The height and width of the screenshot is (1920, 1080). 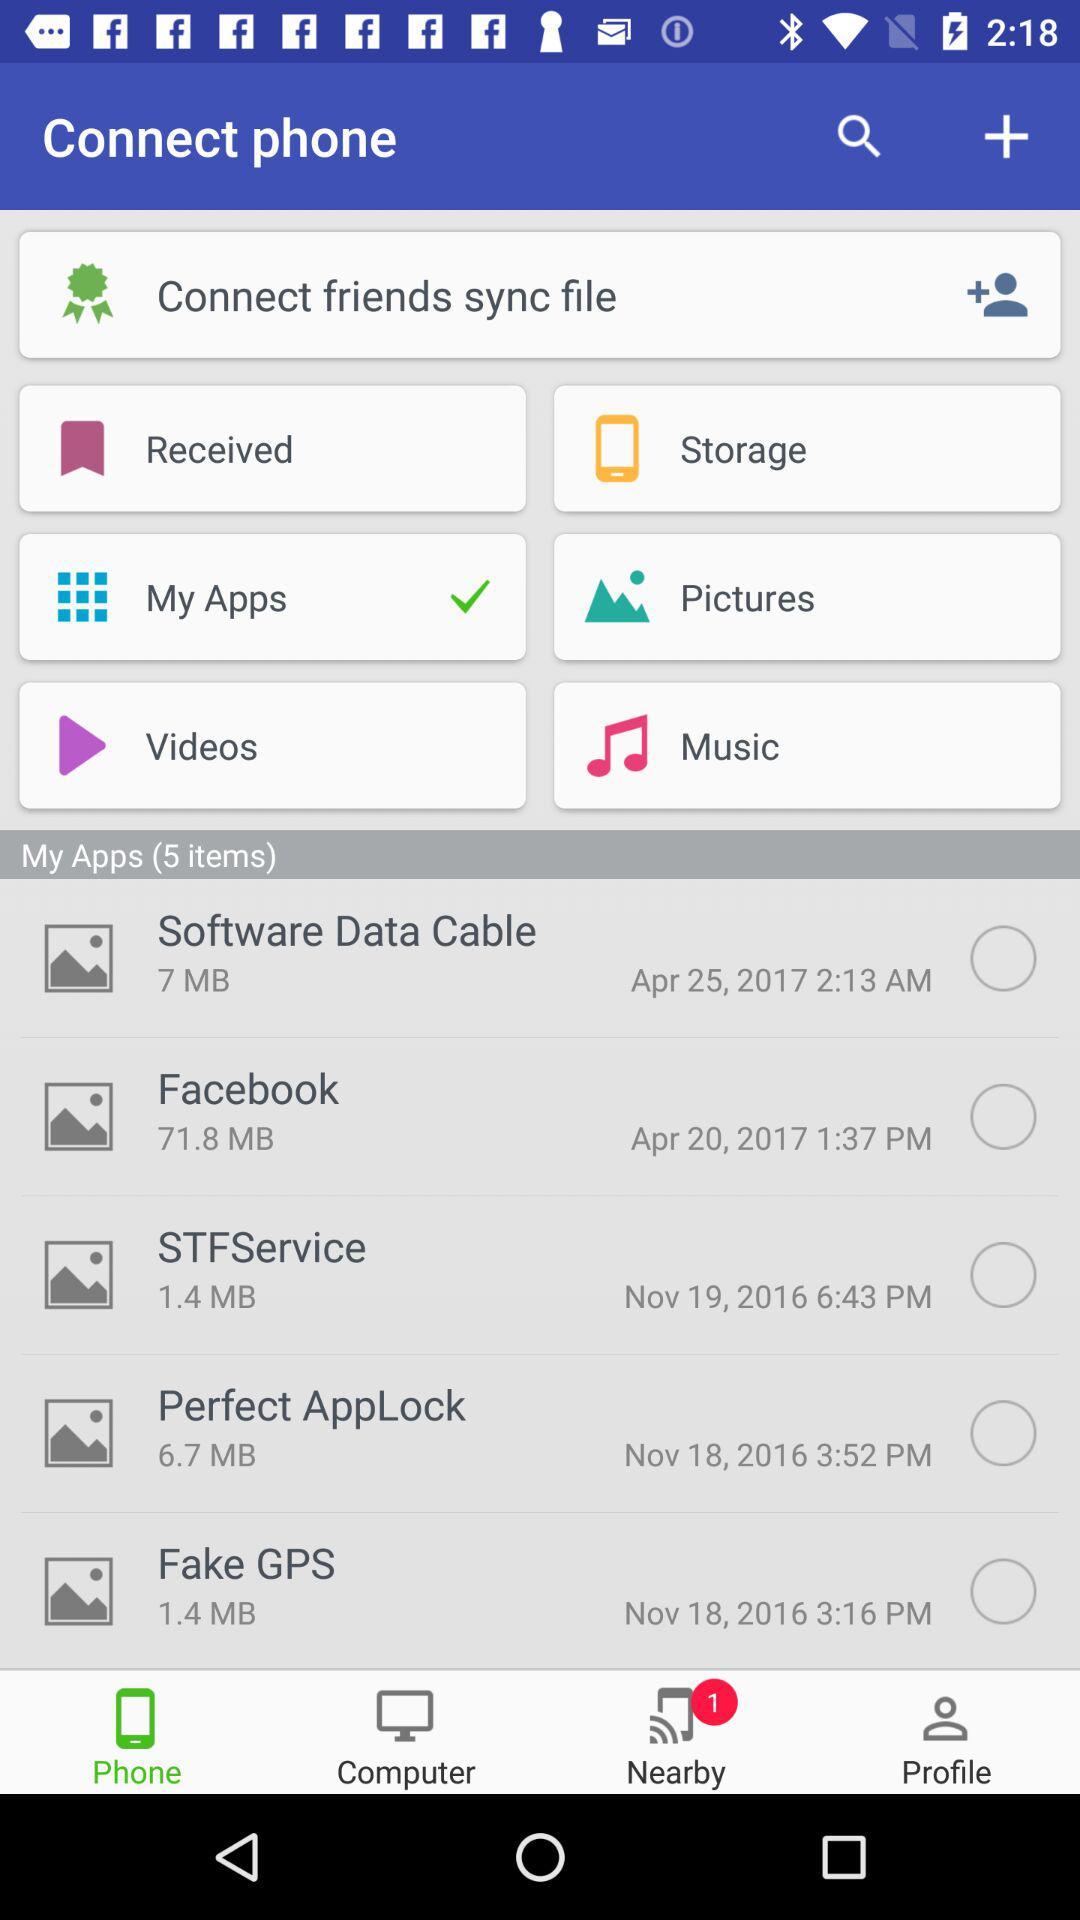 I want to click on app next to apr 25 2017, so click(x=346, y=928).